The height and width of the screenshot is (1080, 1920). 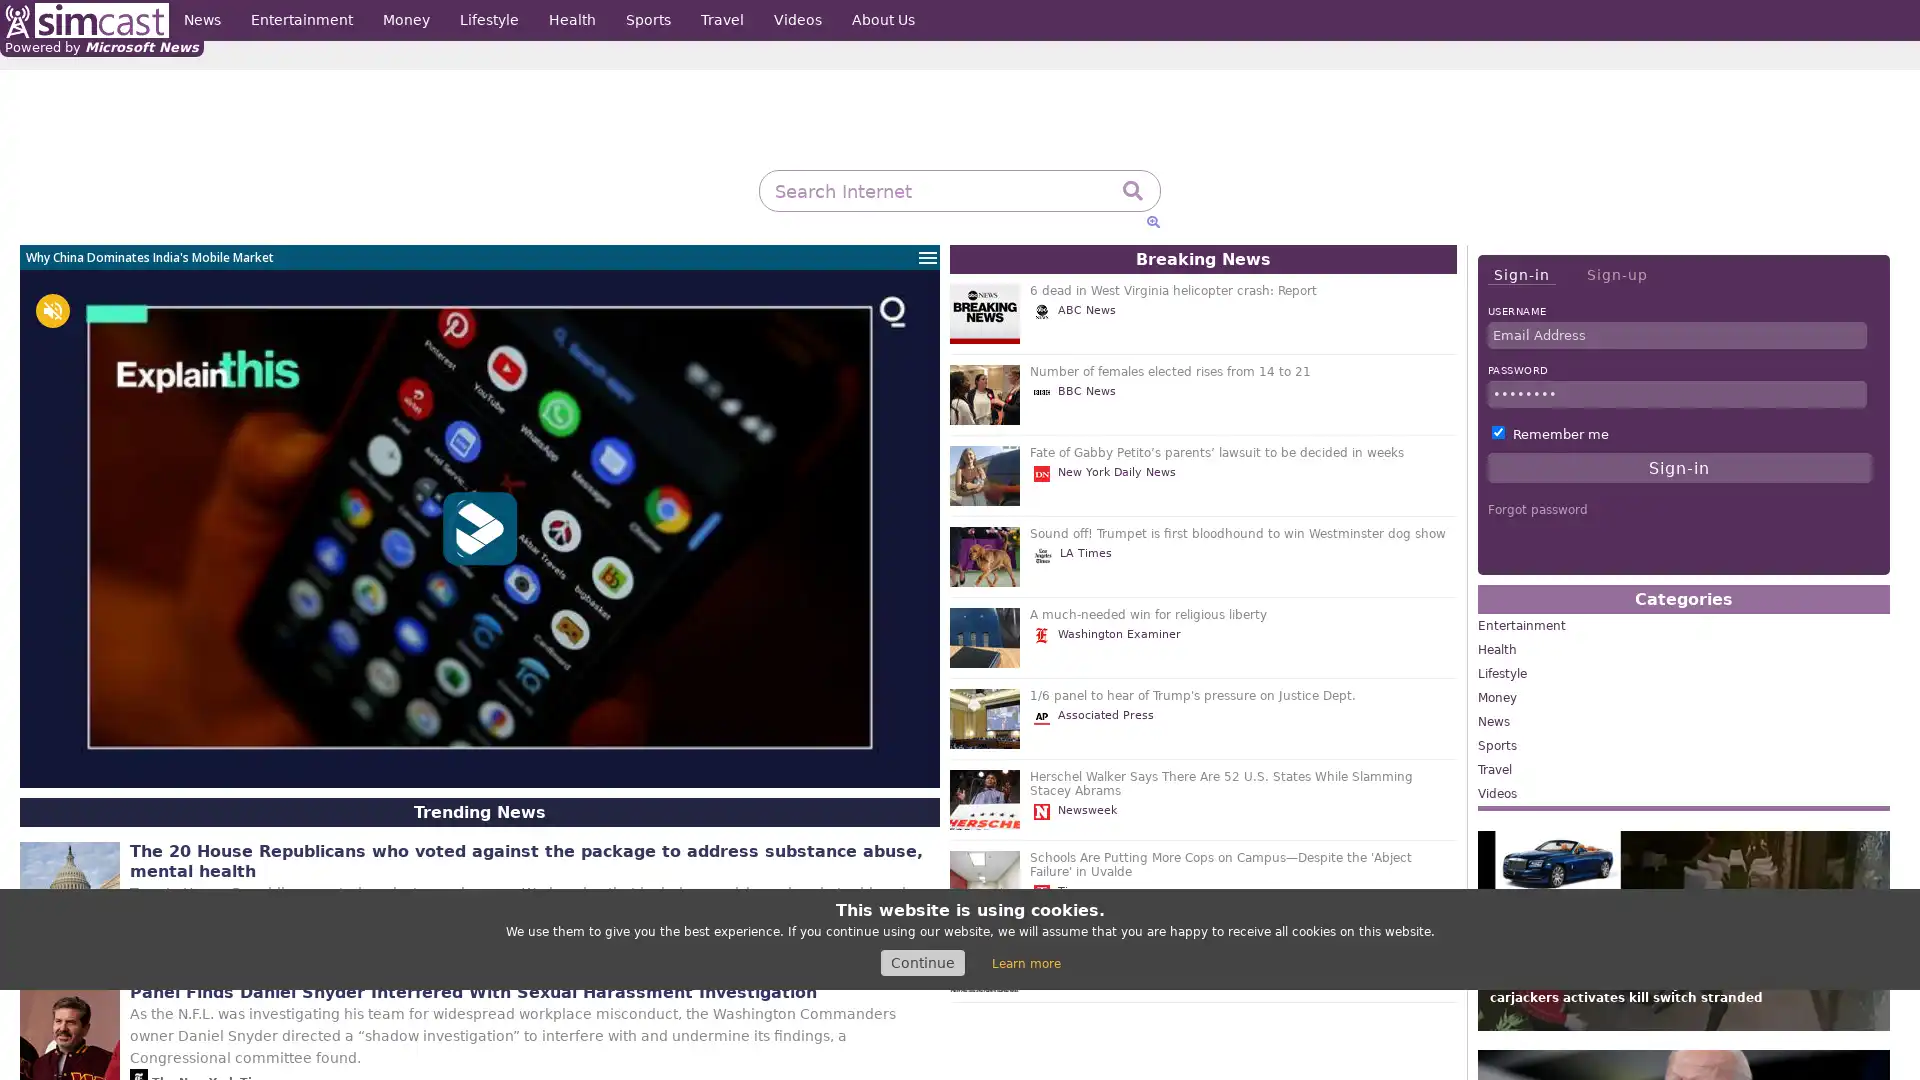 What do you see at coordinates (1520, 275) in the screenshot?
I see `Sign-in` at bounding box center [1520, 275].